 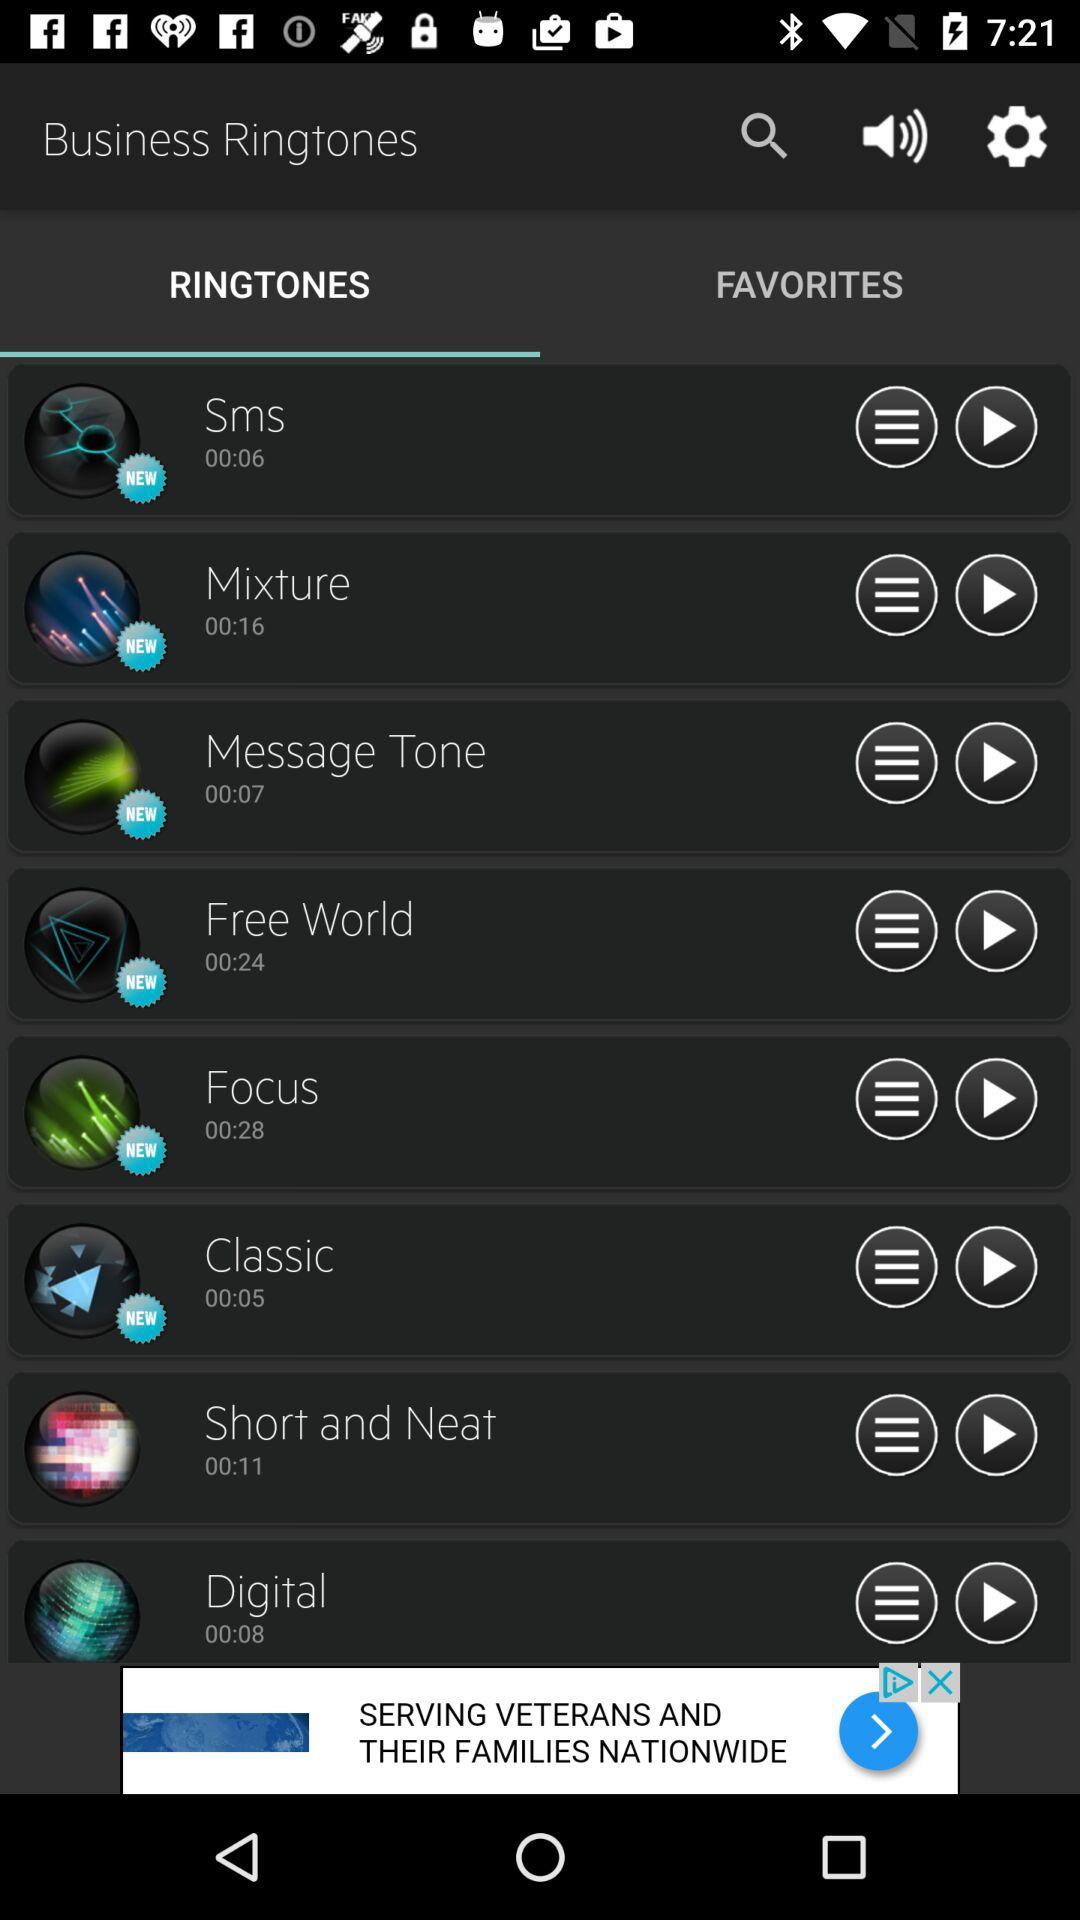 What do you see at coordinates (895, 931) in the screenshot?
I see `click pause button` at bounding box center [895, 931].